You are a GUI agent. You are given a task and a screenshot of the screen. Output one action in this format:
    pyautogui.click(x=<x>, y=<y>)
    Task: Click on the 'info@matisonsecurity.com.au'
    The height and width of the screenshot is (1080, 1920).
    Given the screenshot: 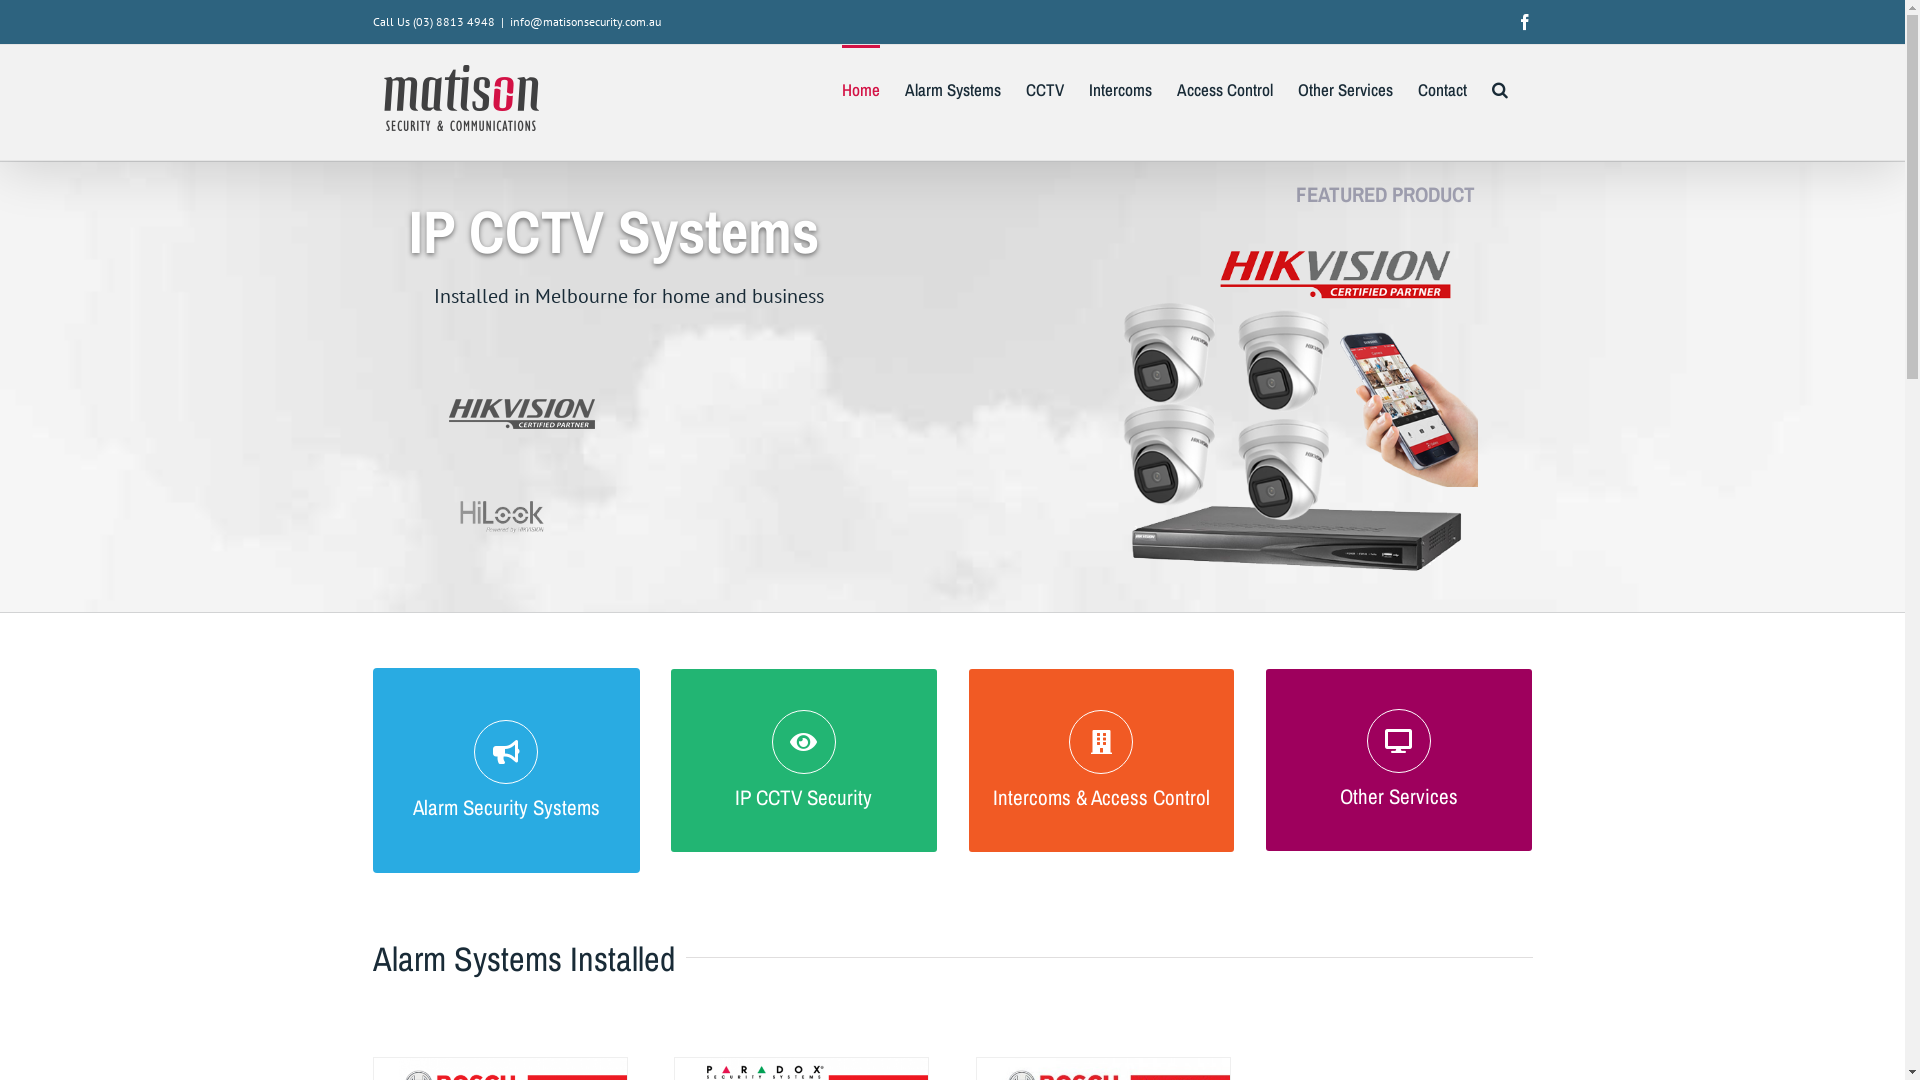 What is the action you would take?
    pyautogui.click(x=509, y=21)
    